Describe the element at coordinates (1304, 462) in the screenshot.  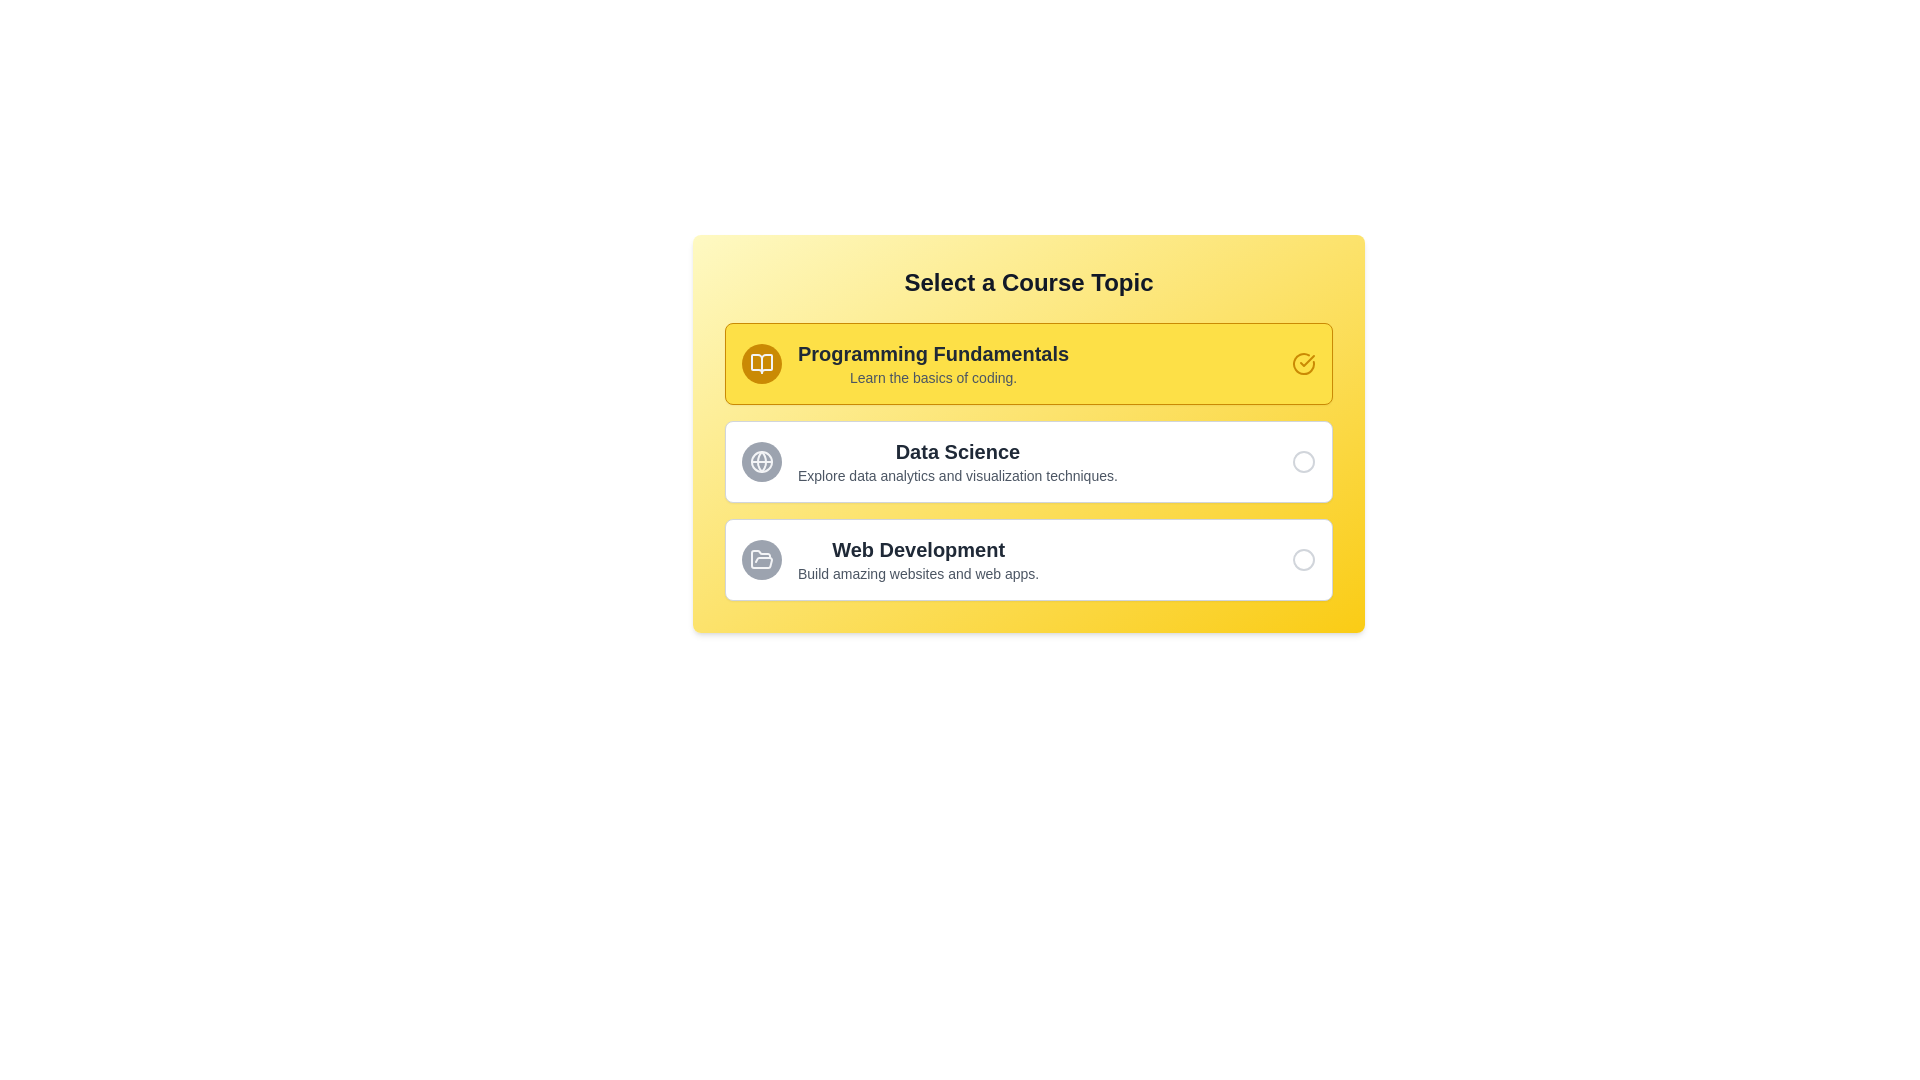
I see `the radio button located on the far-right side of the 'Data Science' section` at that location.